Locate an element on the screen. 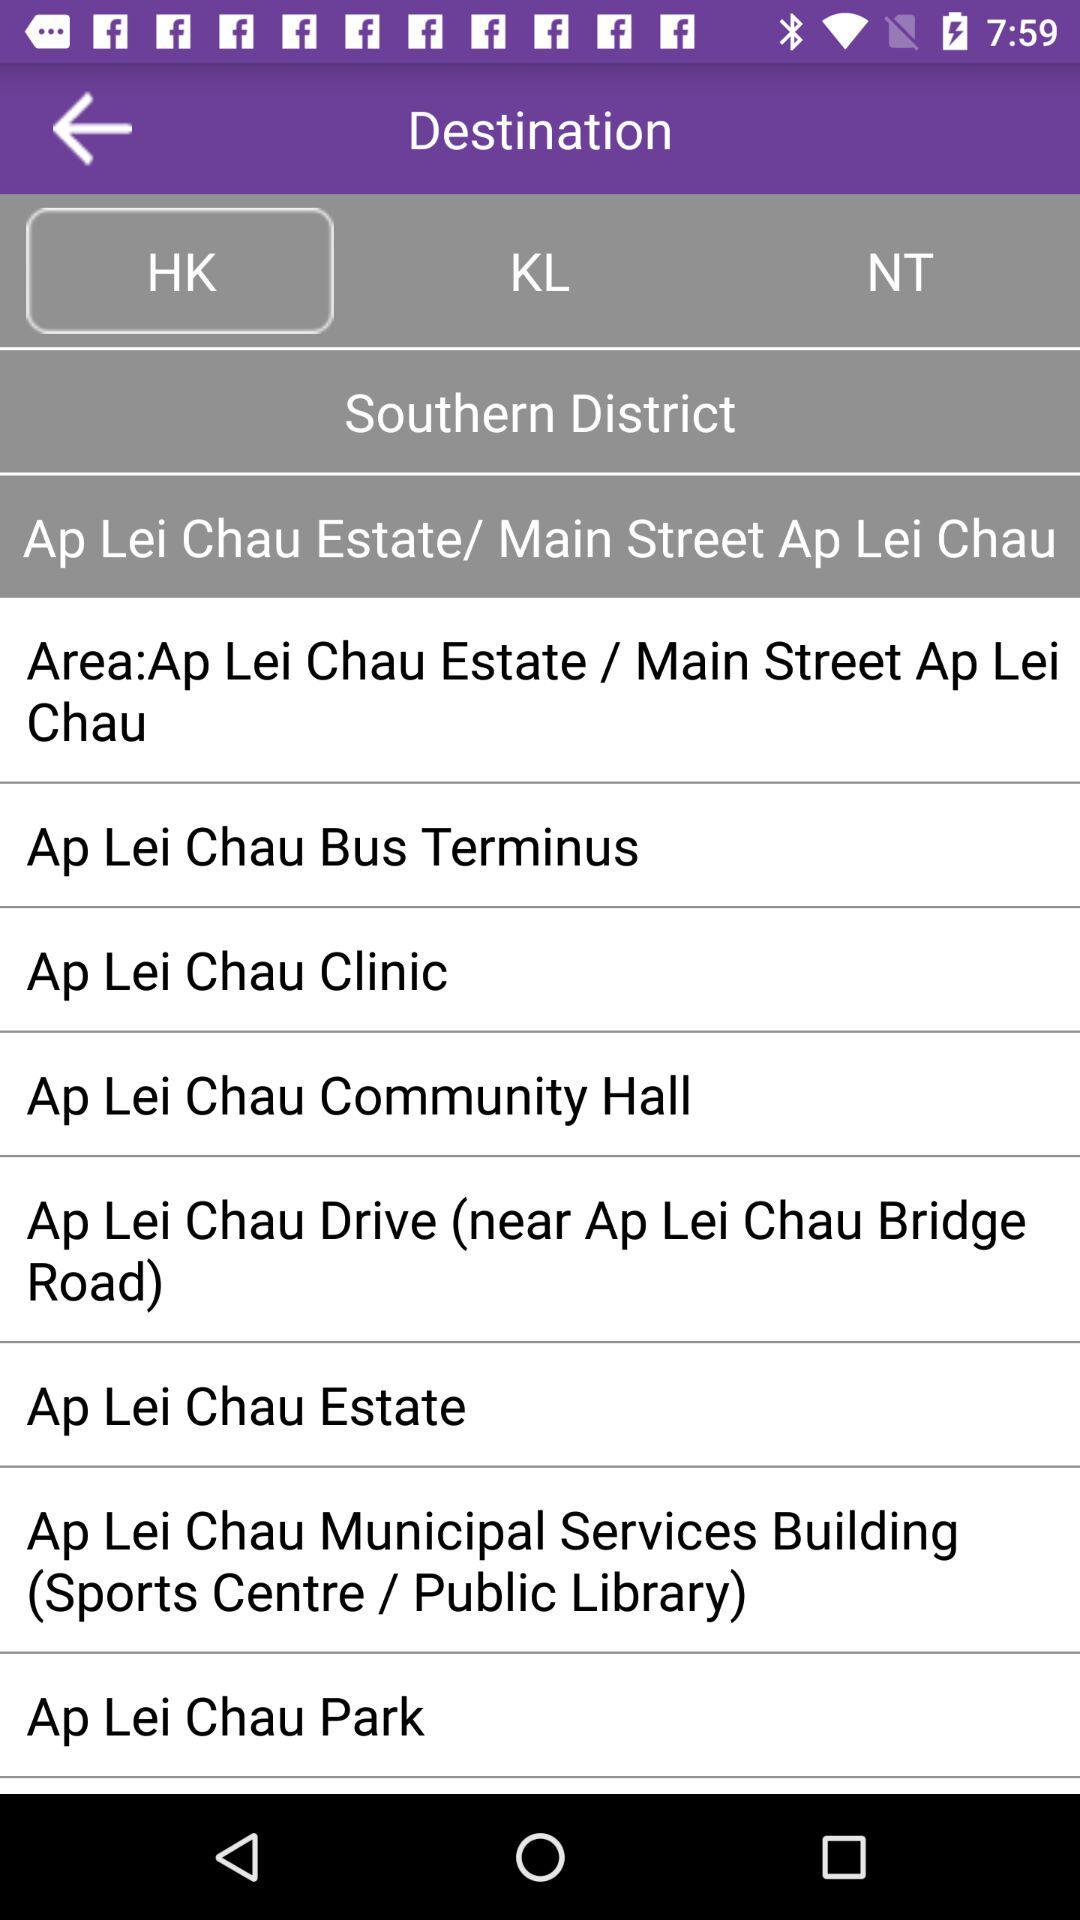  the button above hk is located at coordinates (92, 127).